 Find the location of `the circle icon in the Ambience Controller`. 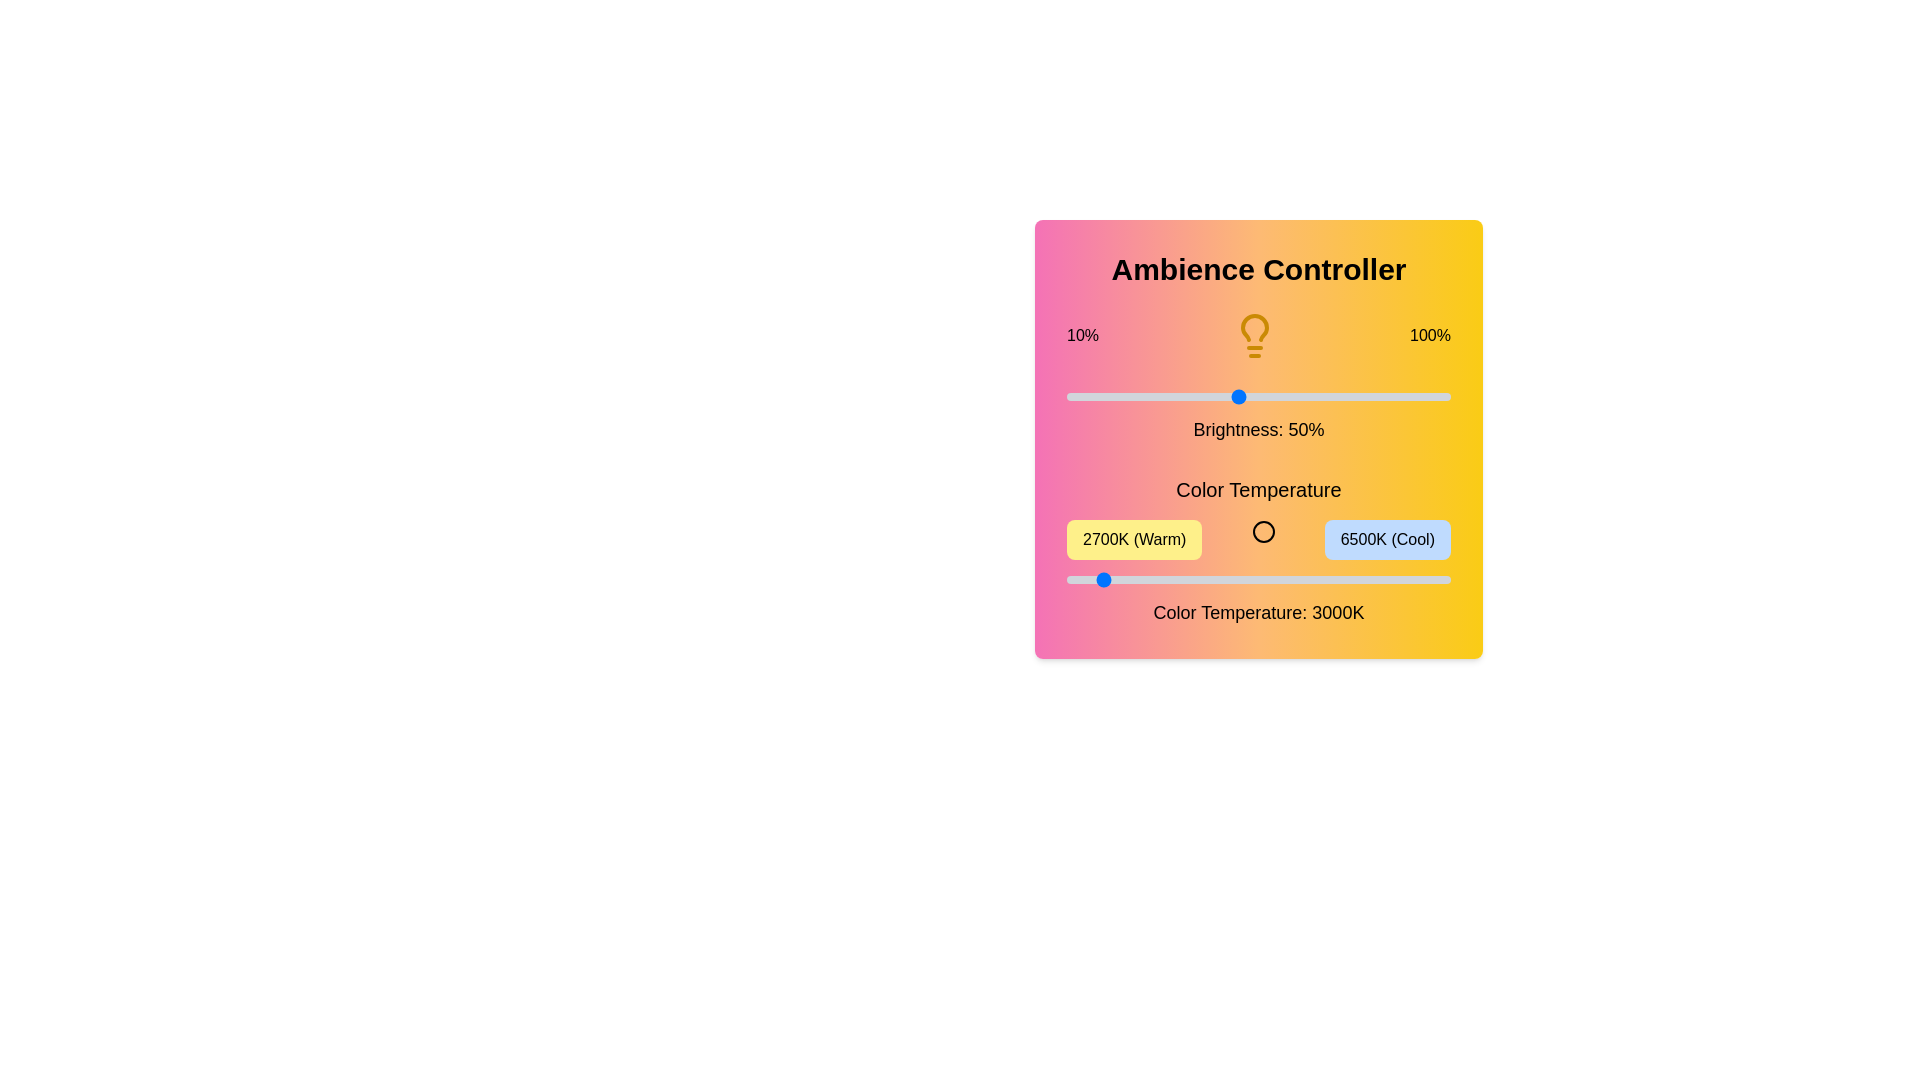

the circle icon in the Ambience Controller is located at coordinates (1262, 531).